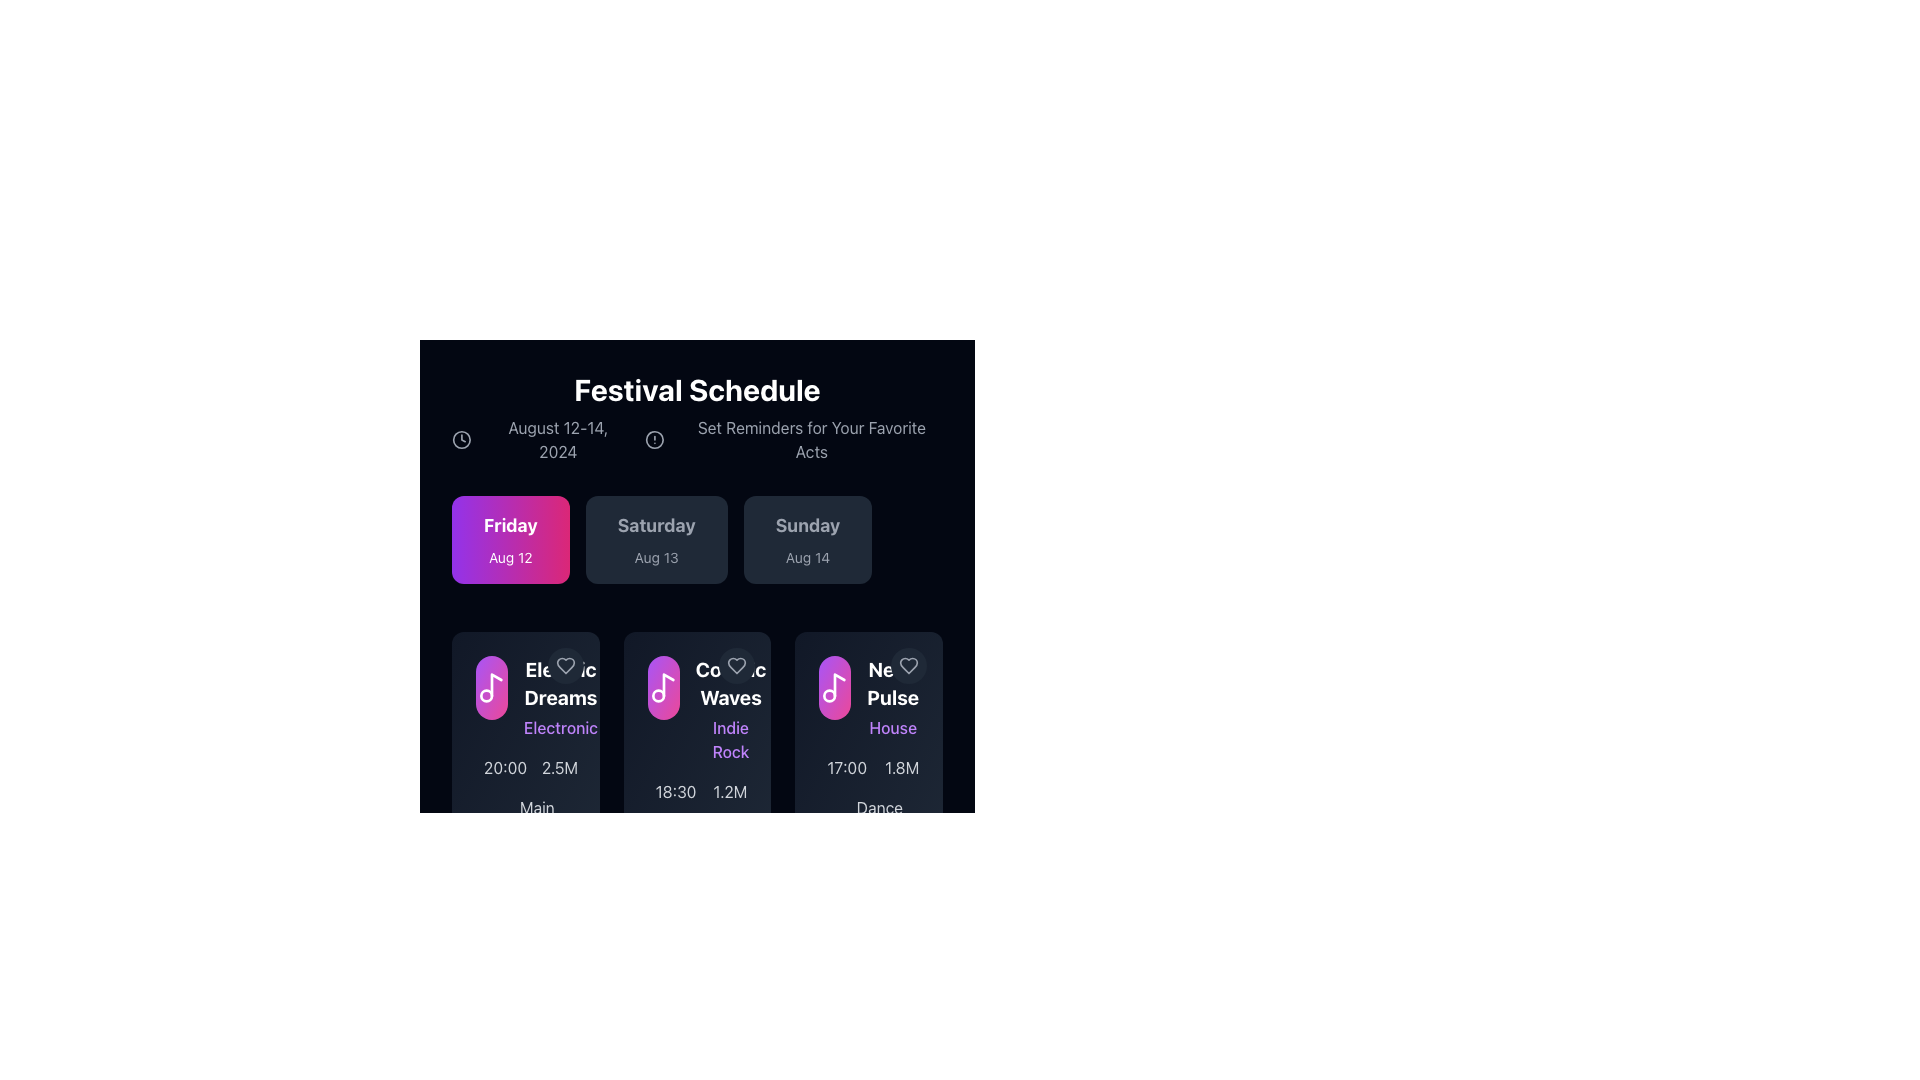  Describe the element at coordinates (483, 820) in the screenshot. I see `the map pin icon located near the bottom-left corner of a section, adjacent to text and other icons` at that location.